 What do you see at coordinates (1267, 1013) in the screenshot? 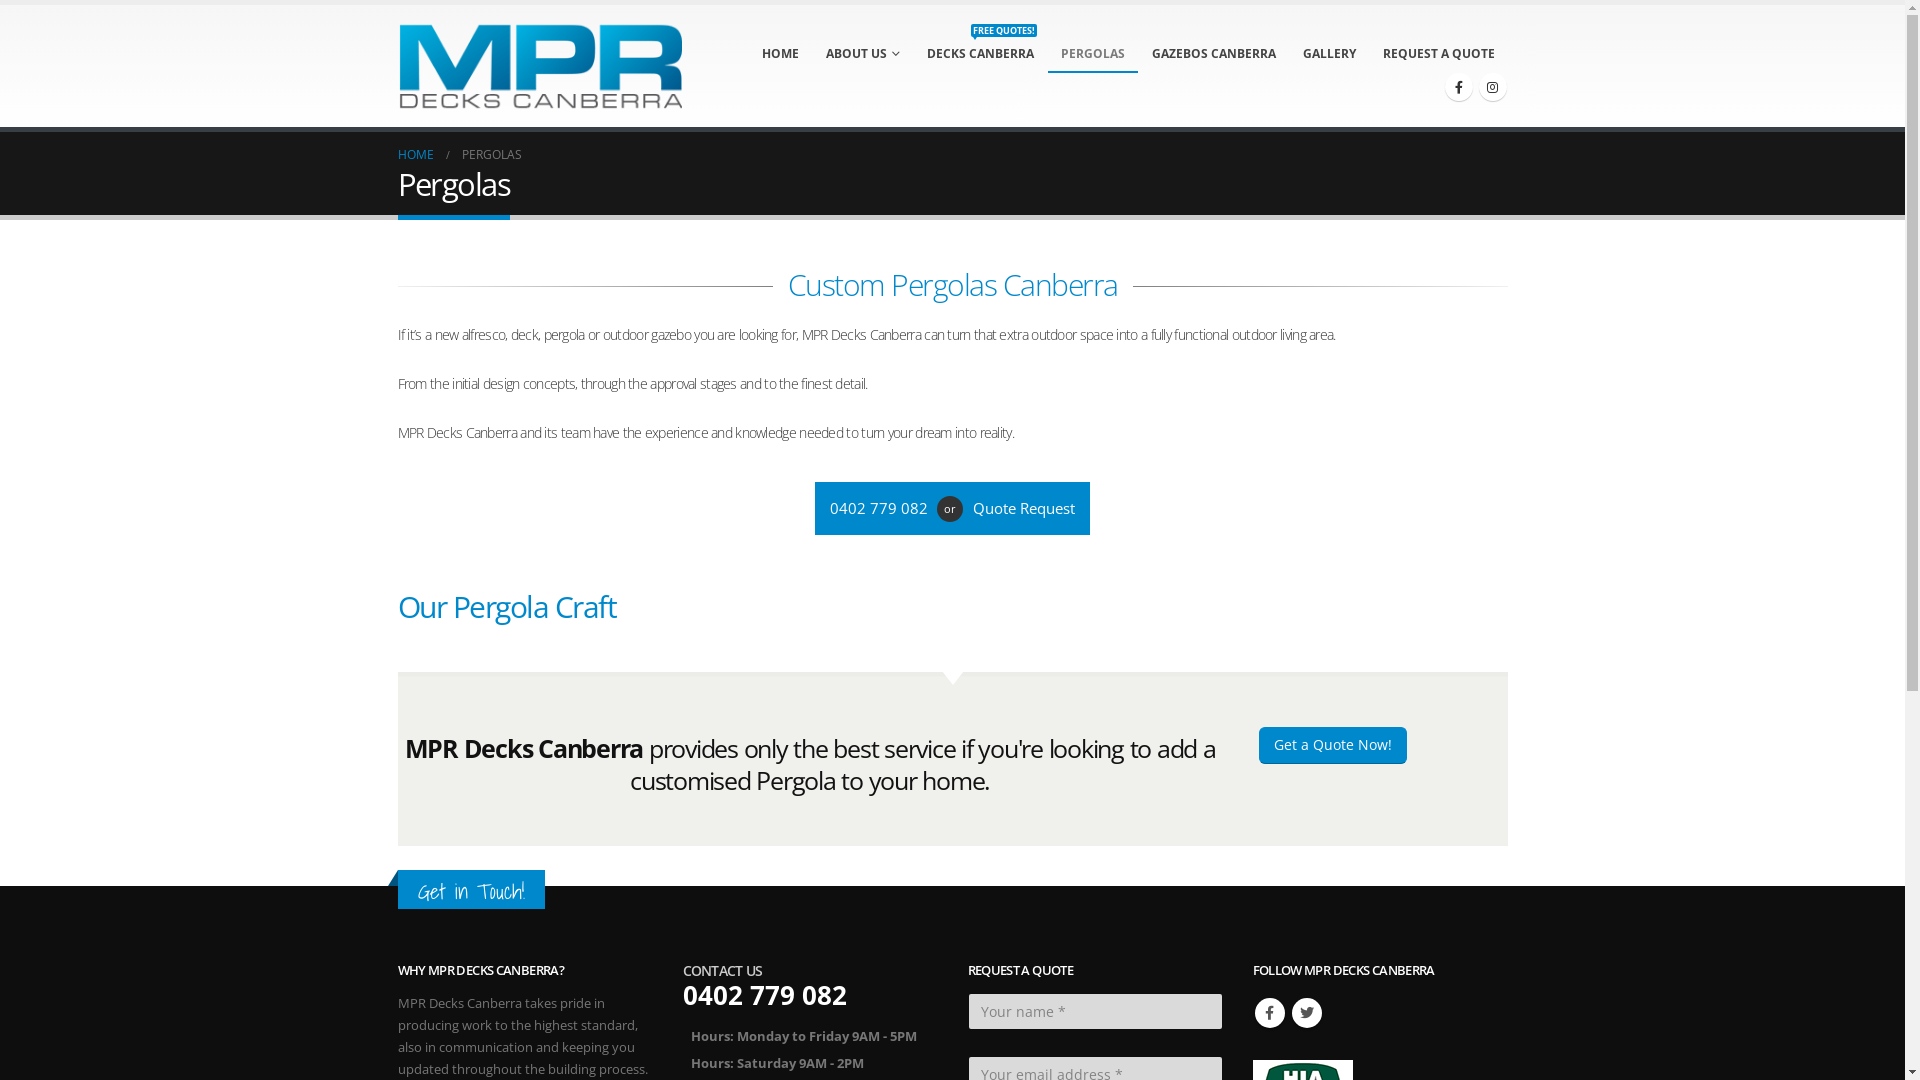
I see `'Facebook'` at bounding box center [1267, 1013].